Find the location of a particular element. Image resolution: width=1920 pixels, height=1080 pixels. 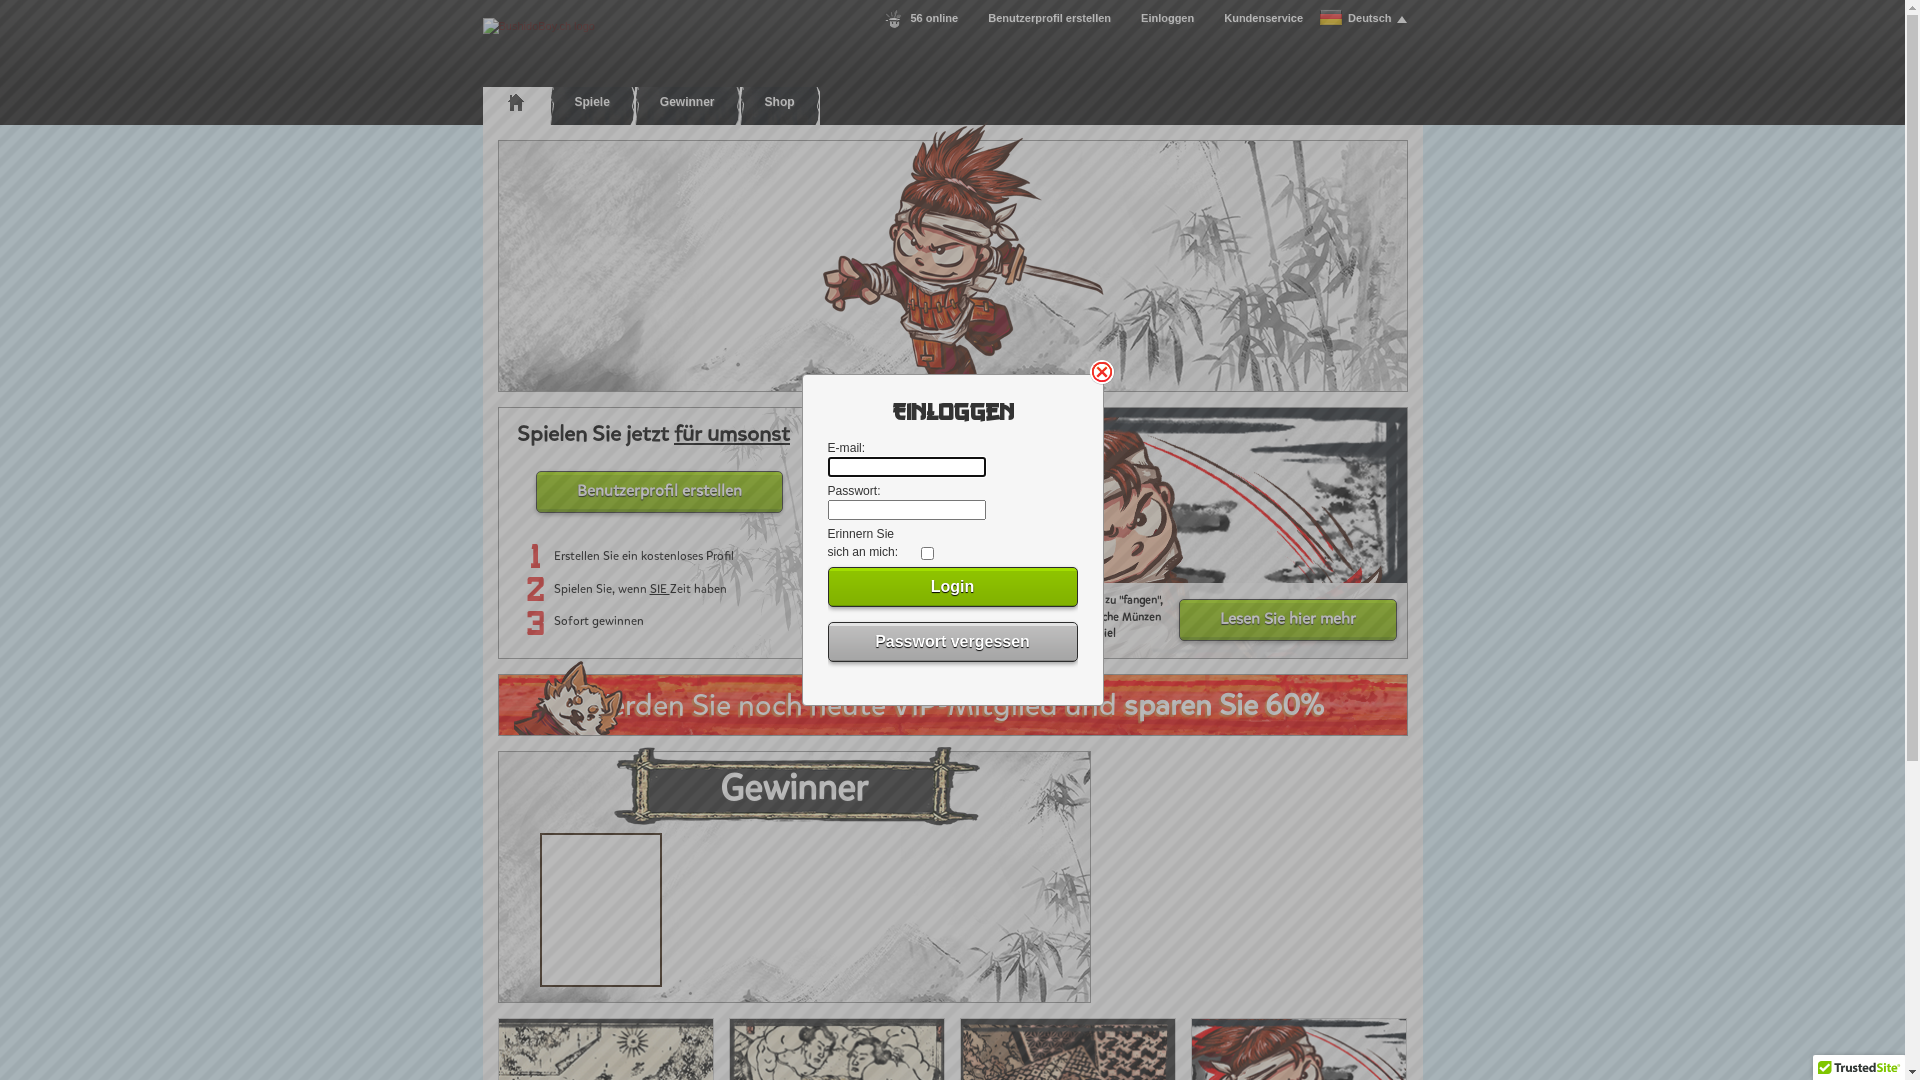

'Shop' is located at coordinates (778, 101).